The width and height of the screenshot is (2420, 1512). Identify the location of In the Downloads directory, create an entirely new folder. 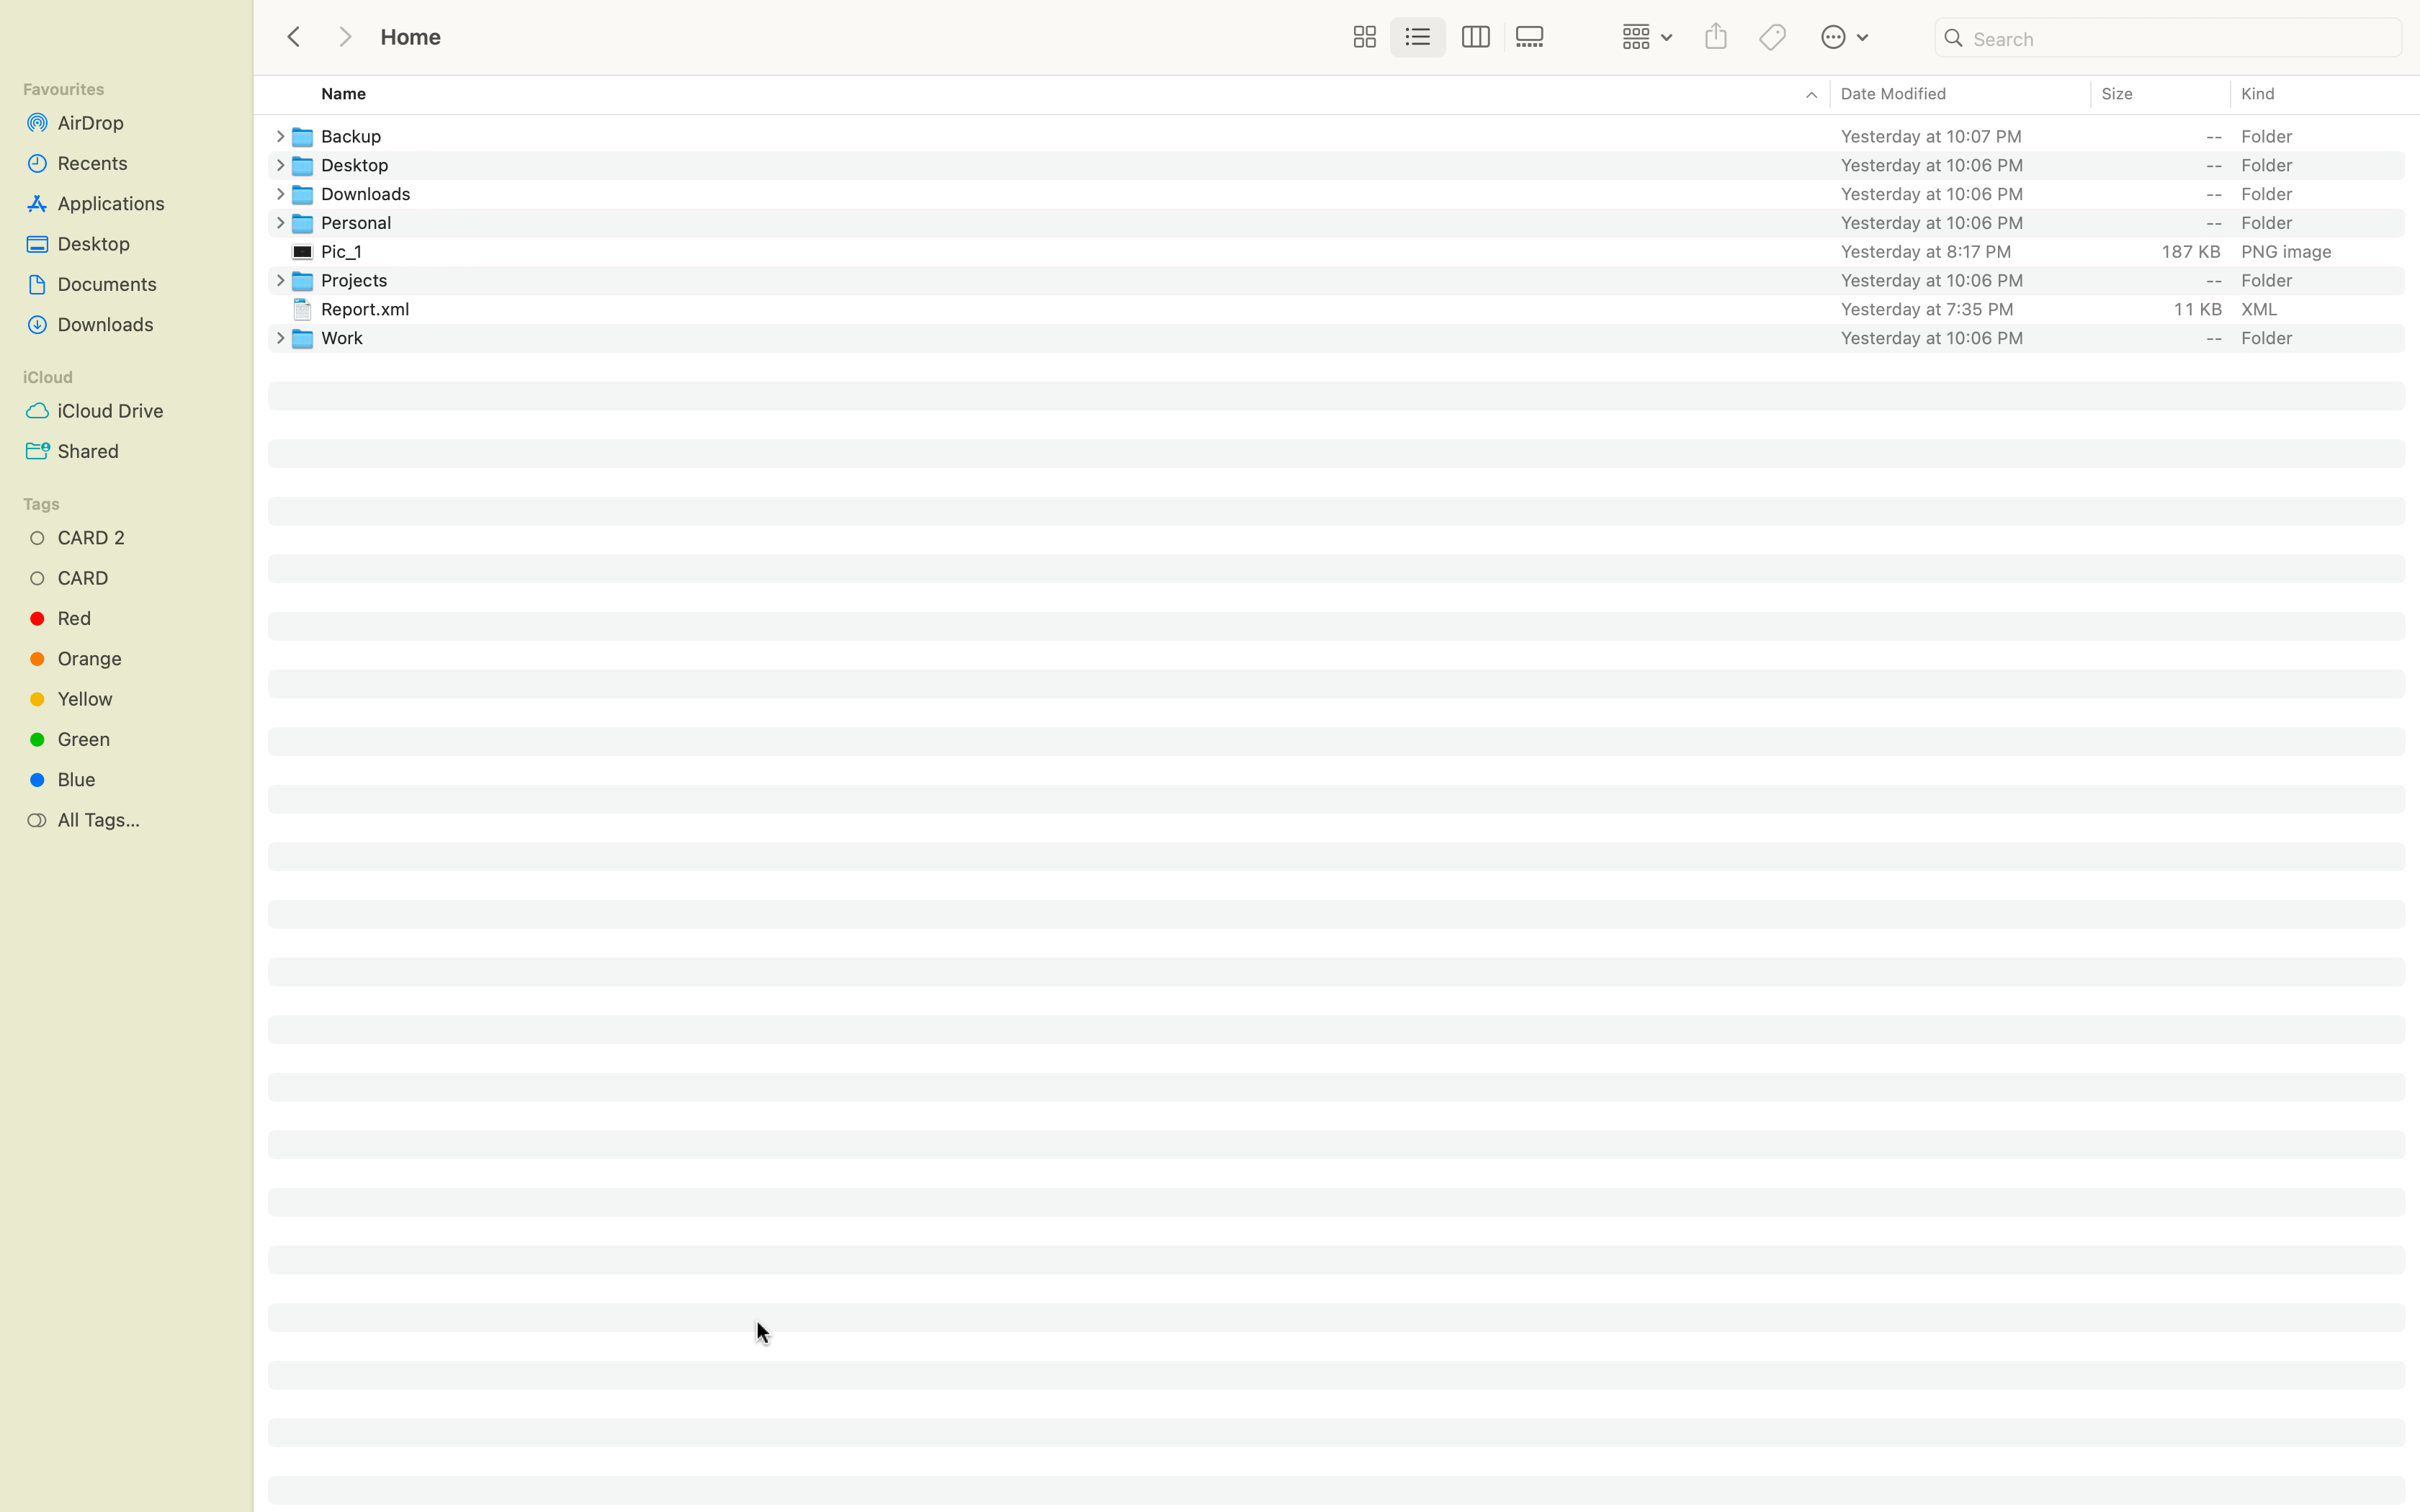
(275, 194).